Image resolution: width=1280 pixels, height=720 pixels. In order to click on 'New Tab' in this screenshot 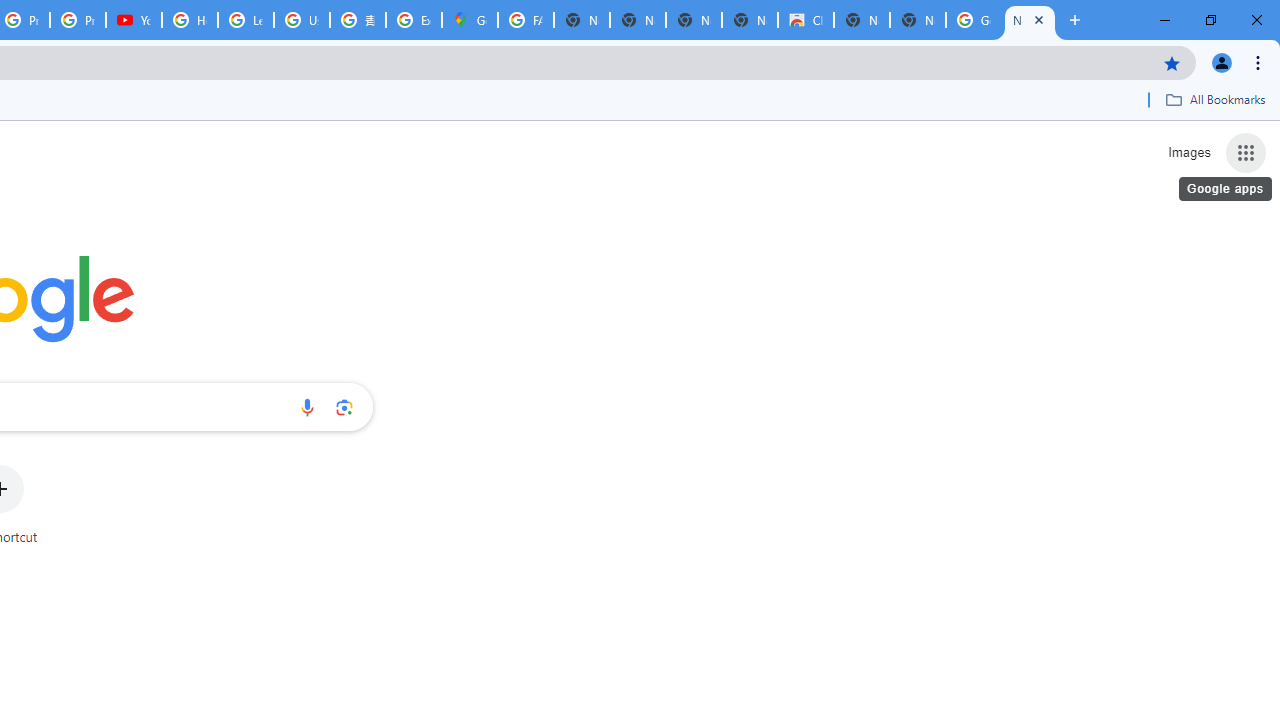, I will do `click(1030, 20)`.